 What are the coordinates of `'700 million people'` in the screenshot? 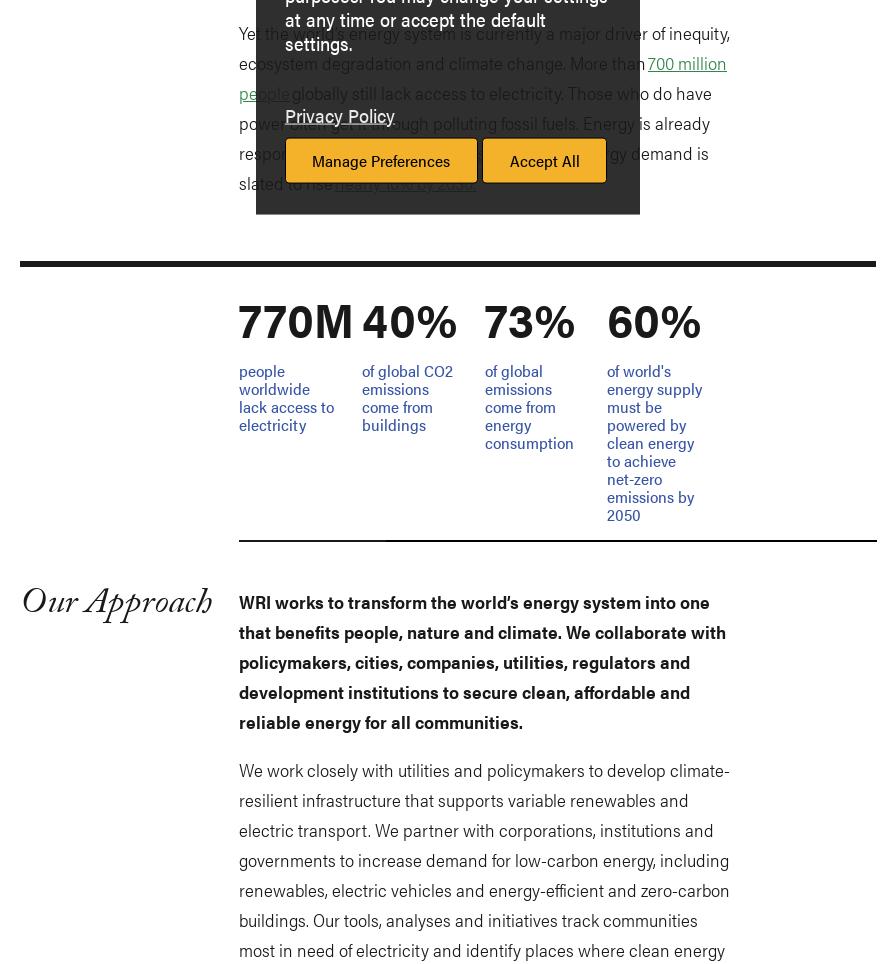 It's located at (483, 77).